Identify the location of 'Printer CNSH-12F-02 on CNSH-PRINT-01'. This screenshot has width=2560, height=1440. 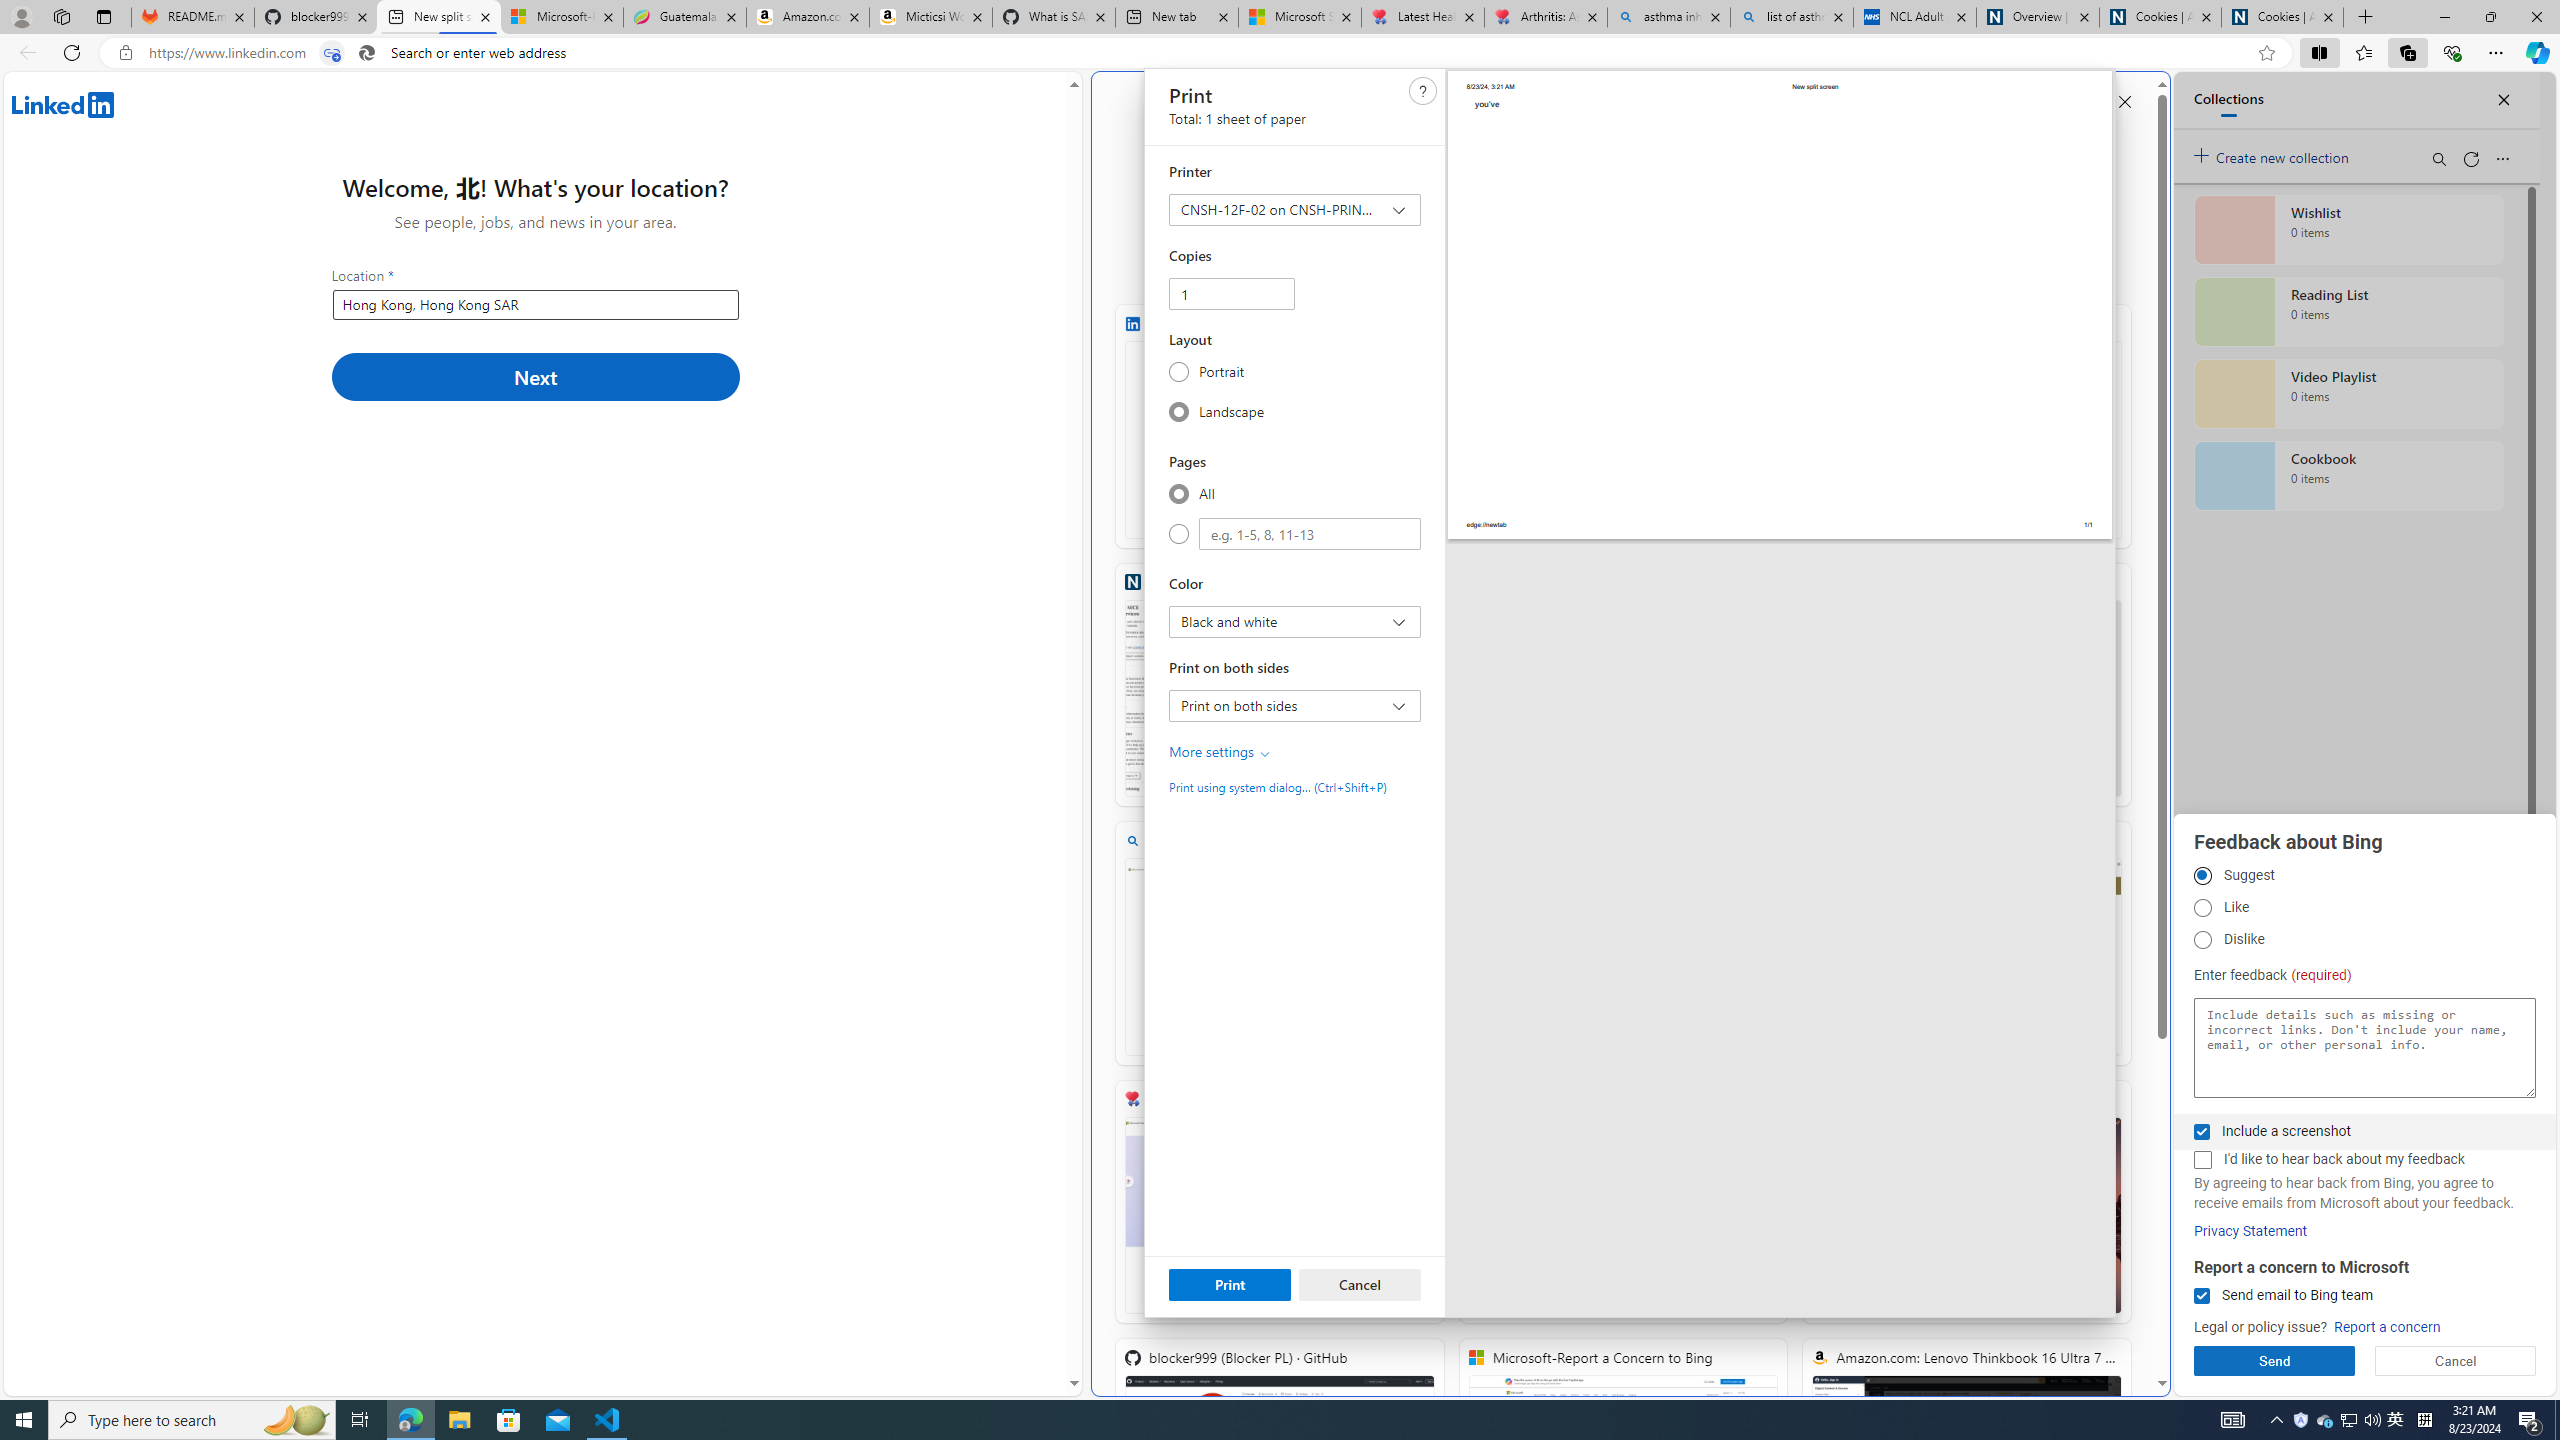
(1295, 210).